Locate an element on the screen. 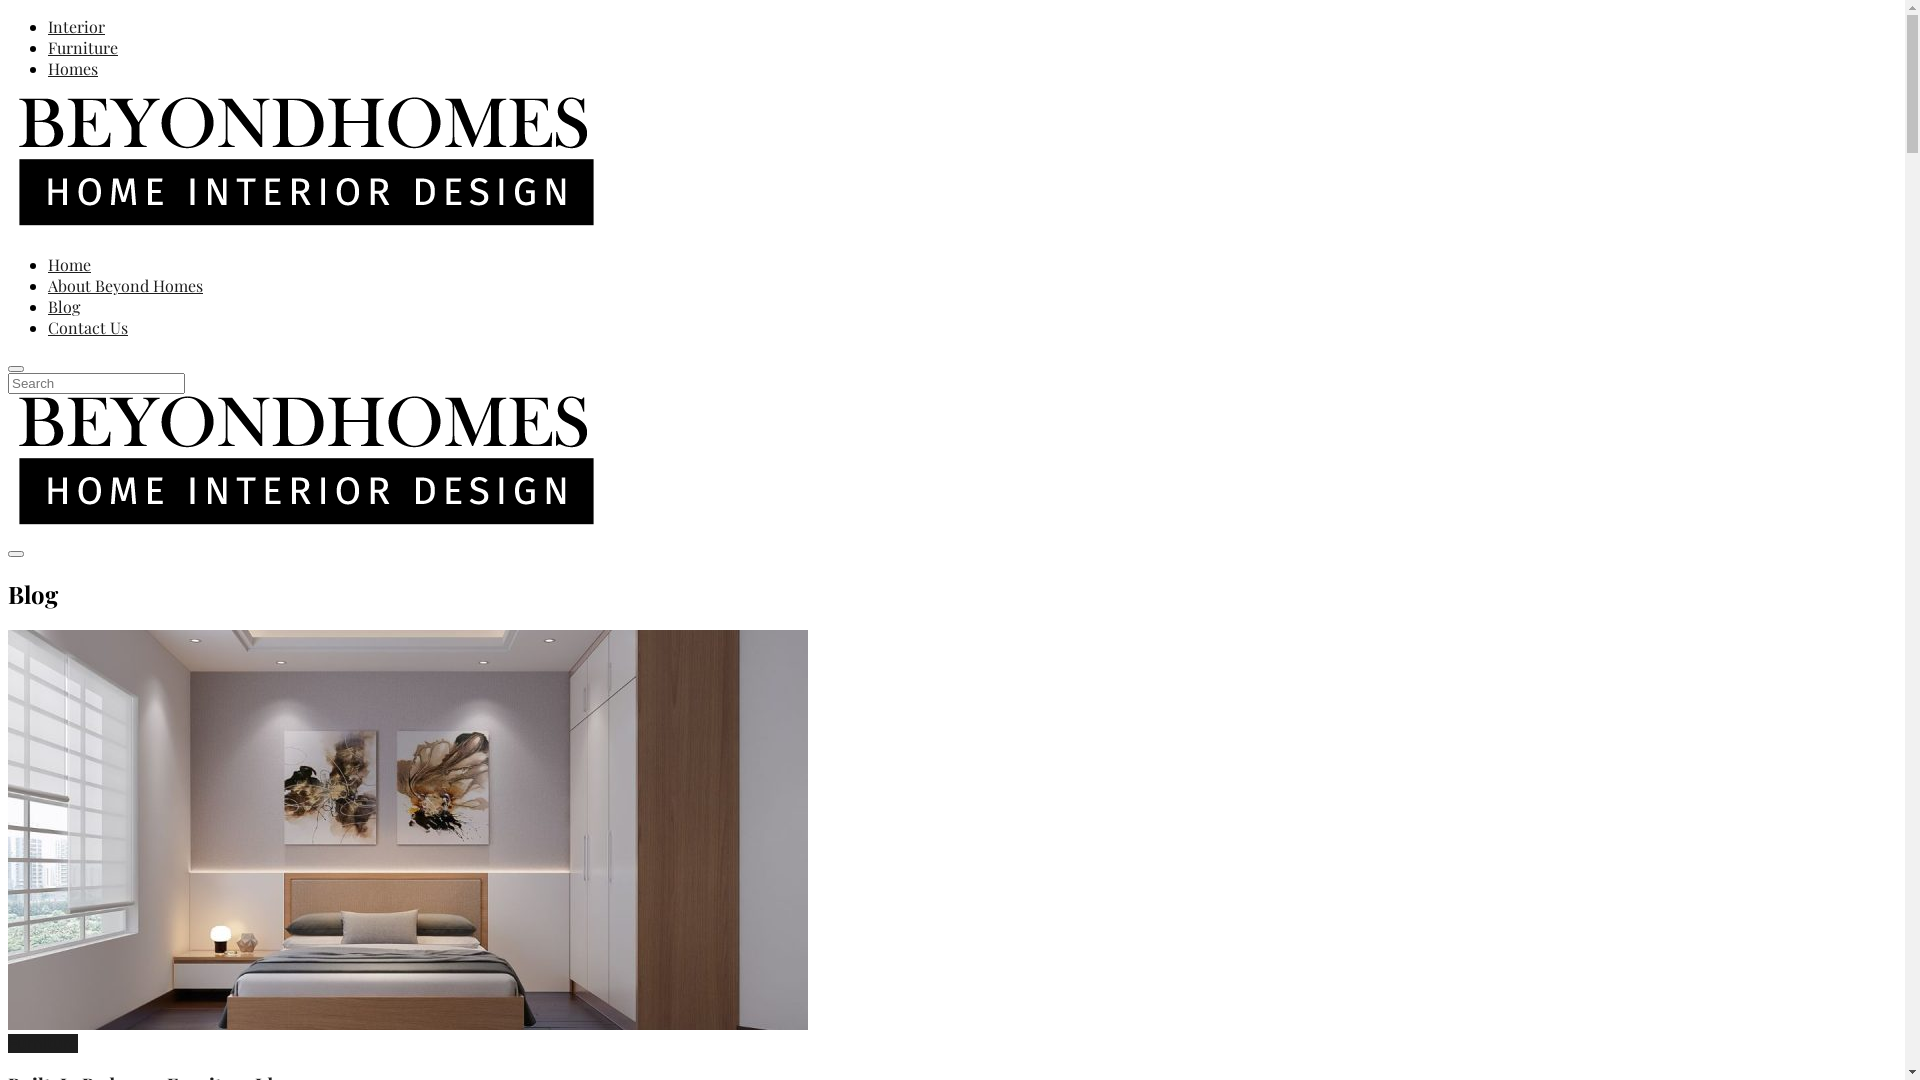 The width and height of the screenshot is (1920, 1080). 'Furniture' is located at coordinates (81, 46).